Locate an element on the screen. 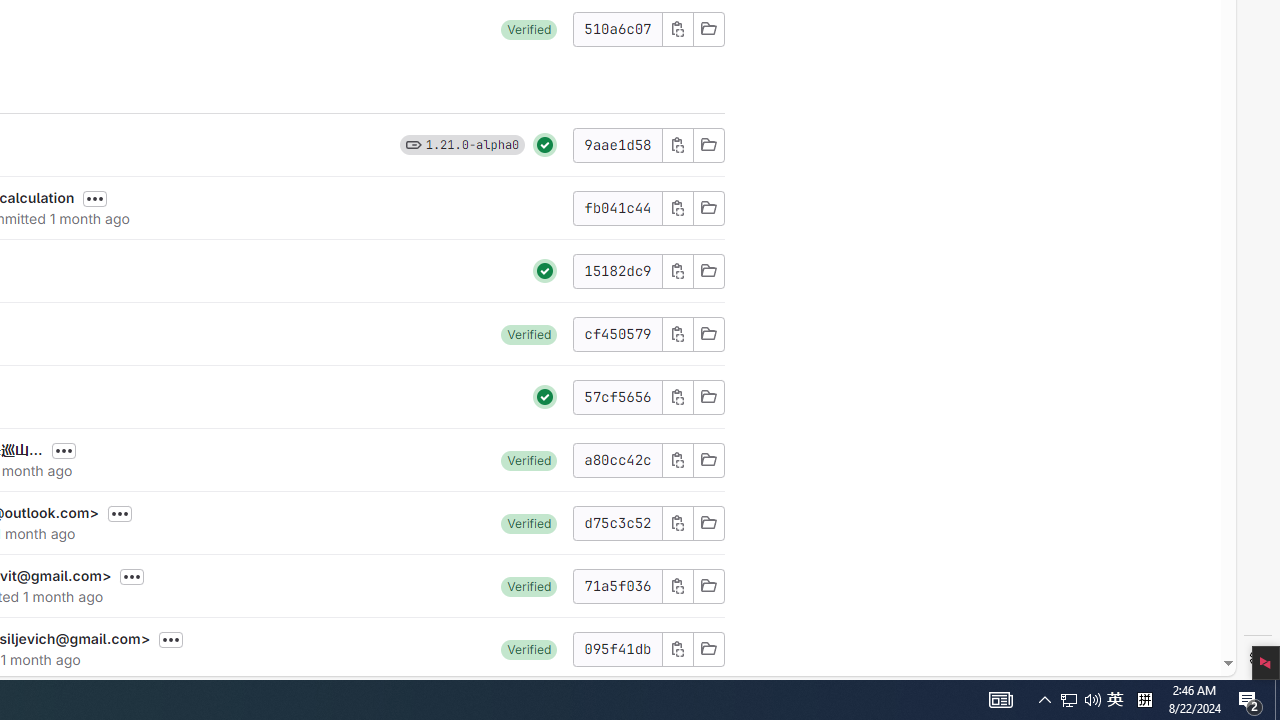 The image size is (1280, 720). 'Toggle commit description' is located at coordinates (171, 640).